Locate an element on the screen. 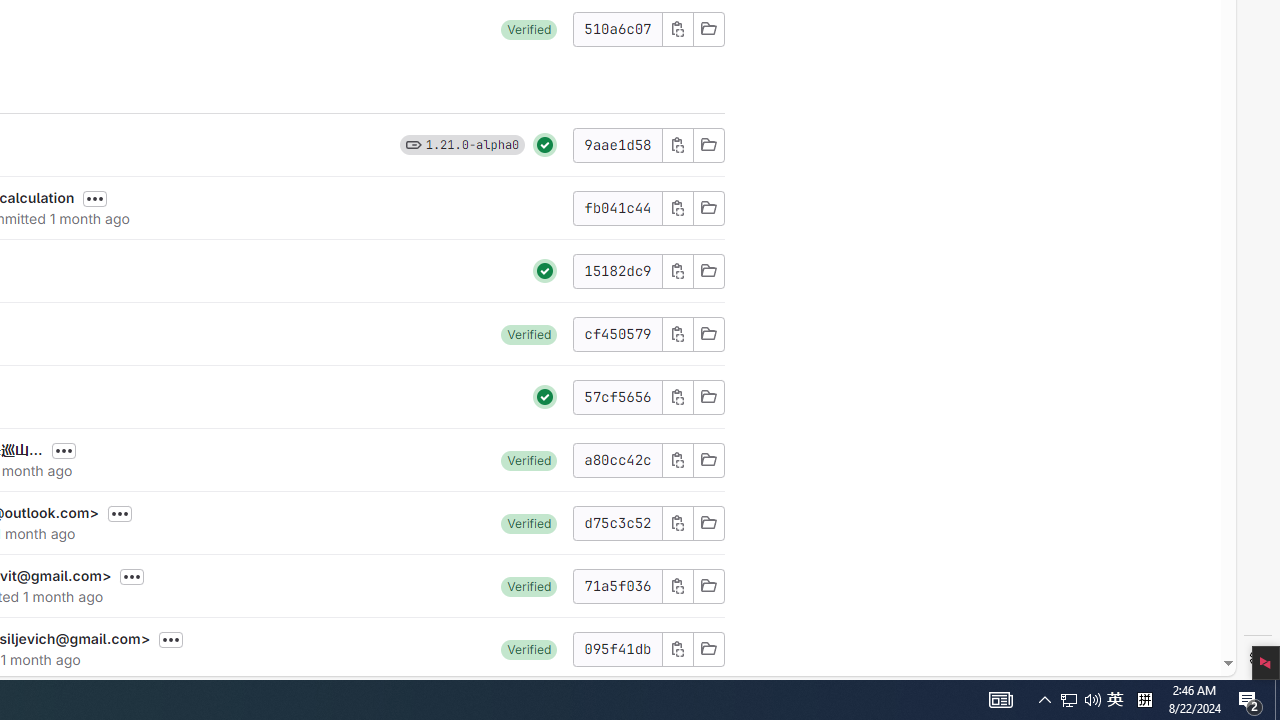 The image size is (1280, 720). 'Toggle commit description' is located at coordinates (171, 640).